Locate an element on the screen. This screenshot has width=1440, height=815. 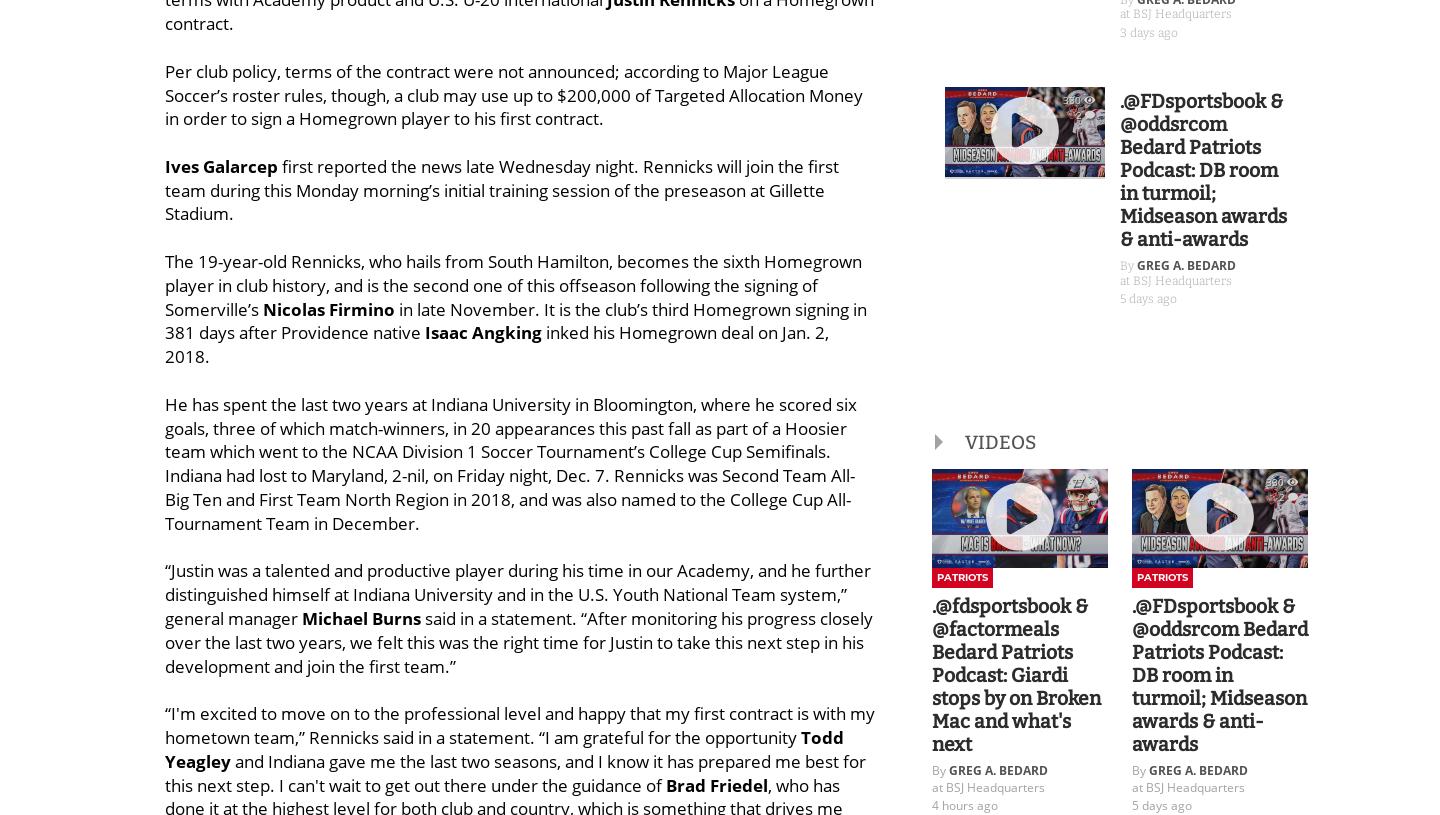
'The 19-year-old Rennicks, who hails from South Hamilton, becomes the sixth Homegrown player in club history, and is the second one of this offseason following the signing of Somerville’s' is located at coordinates (512, 284).